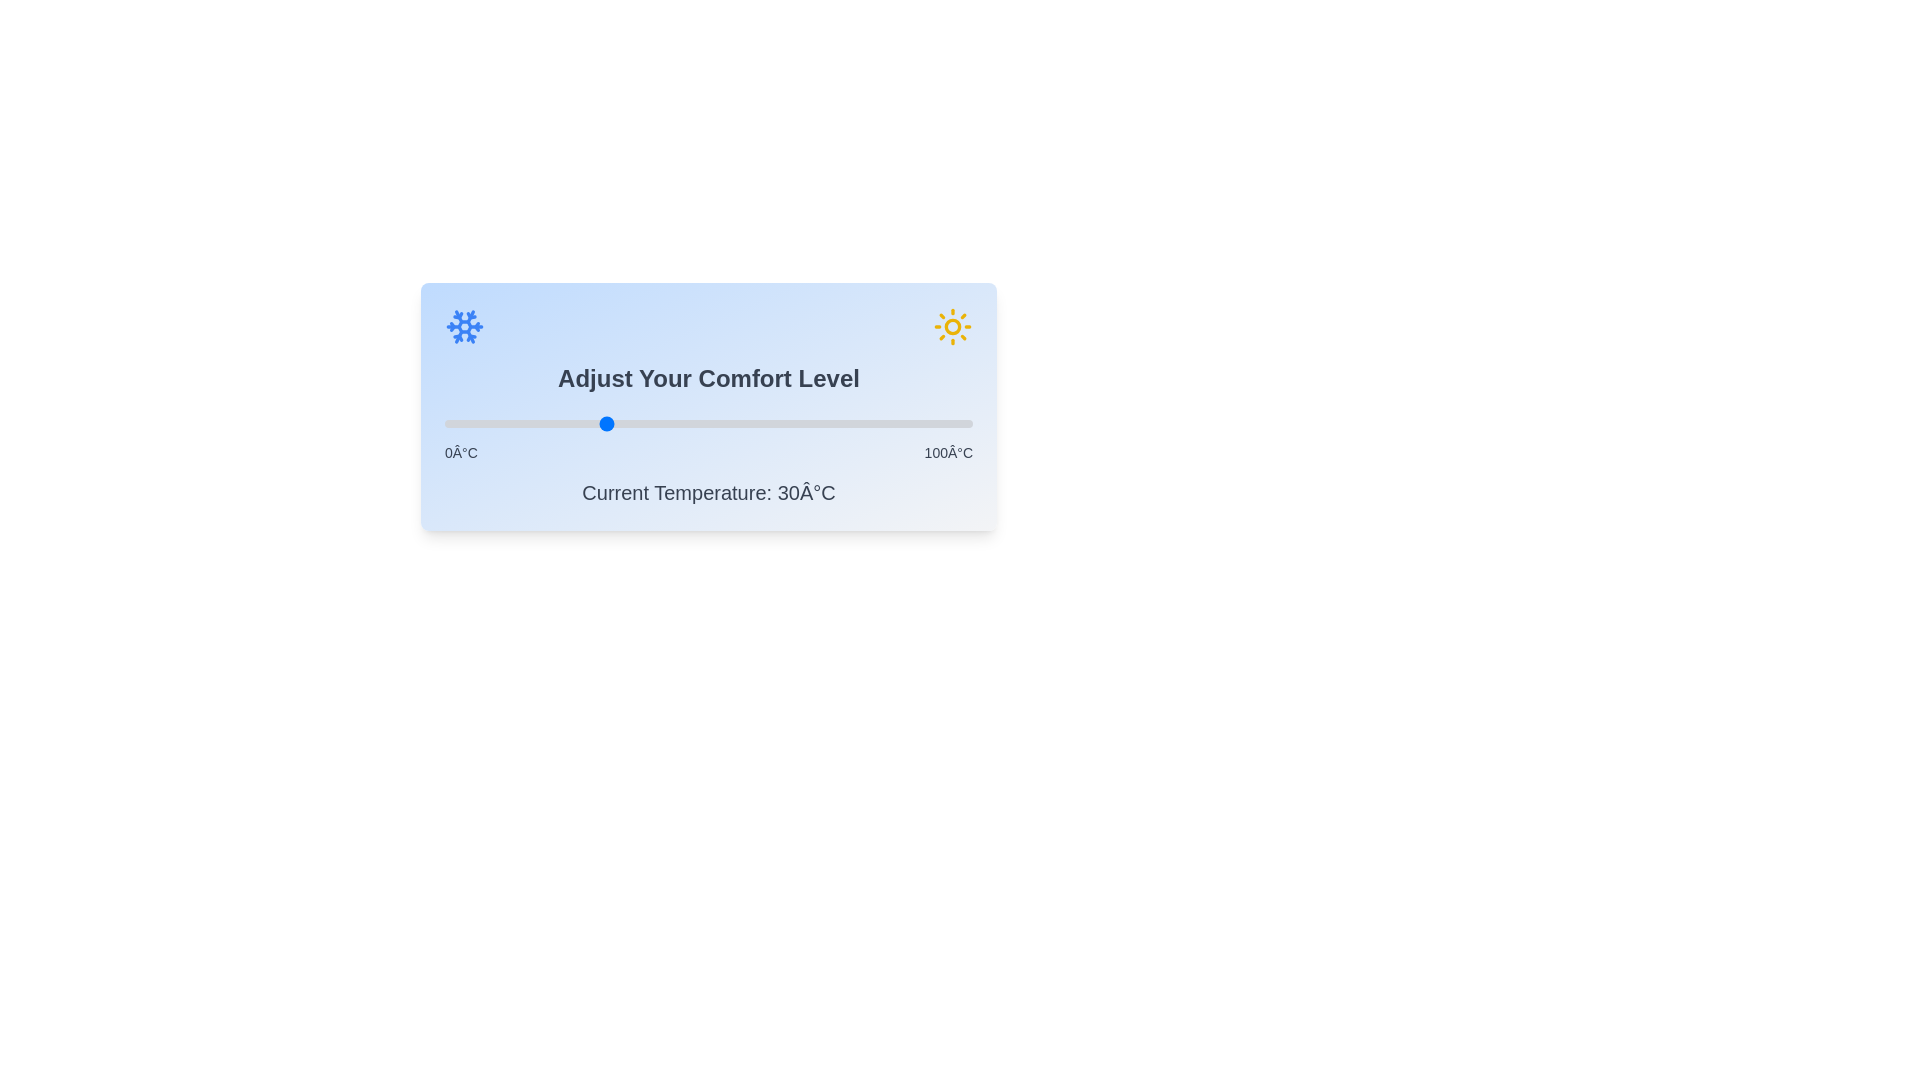 The width and height of the screenshot is (1920, 1080). What do you see at coordinates (698, 423) in the screenshot?
I see `the slider to set the temperature to 48°C` at bounding box center [698, 423].